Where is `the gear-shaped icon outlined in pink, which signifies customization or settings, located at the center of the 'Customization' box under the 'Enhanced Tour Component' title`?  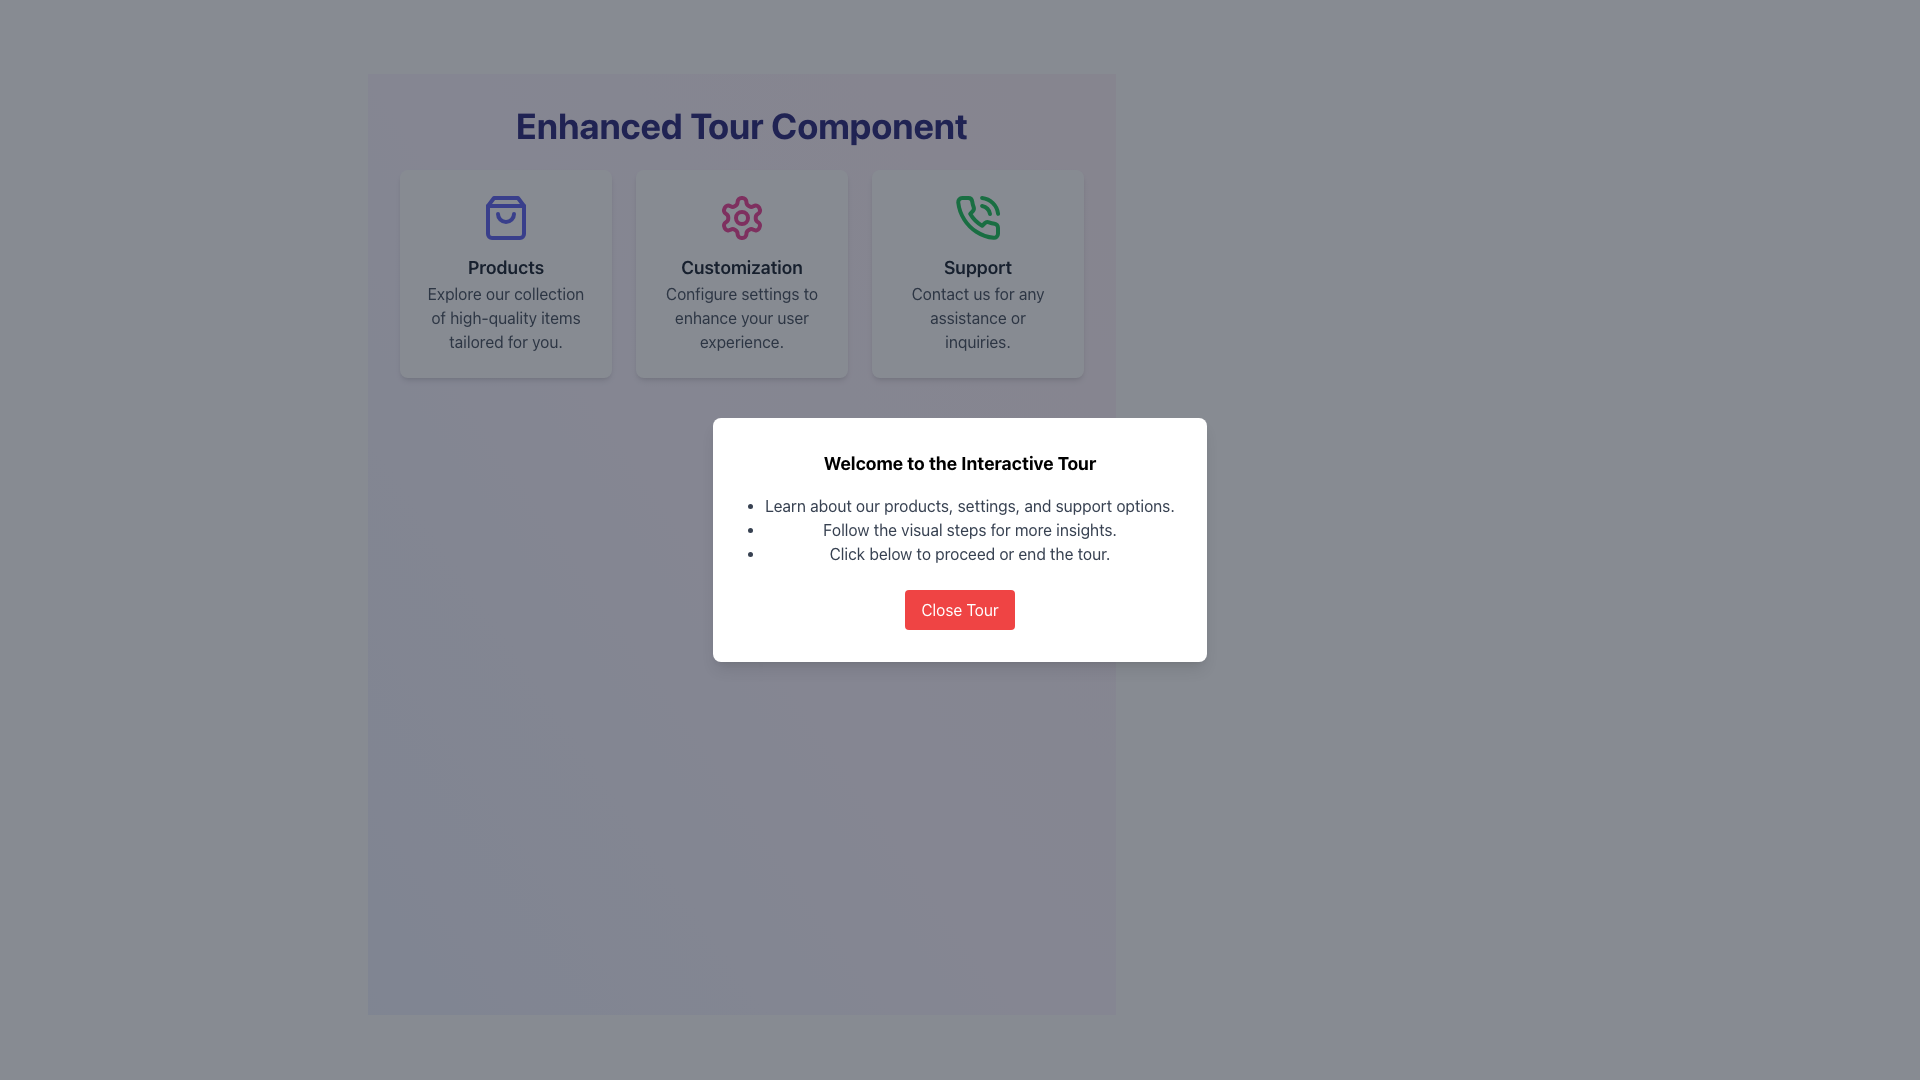 the gear-shaped icon outlined in pink, which signifies customization or settings, located at the center of the 'Customization' box under the 'Enhanced Tour Component' title is located at coordinates (741, 218).